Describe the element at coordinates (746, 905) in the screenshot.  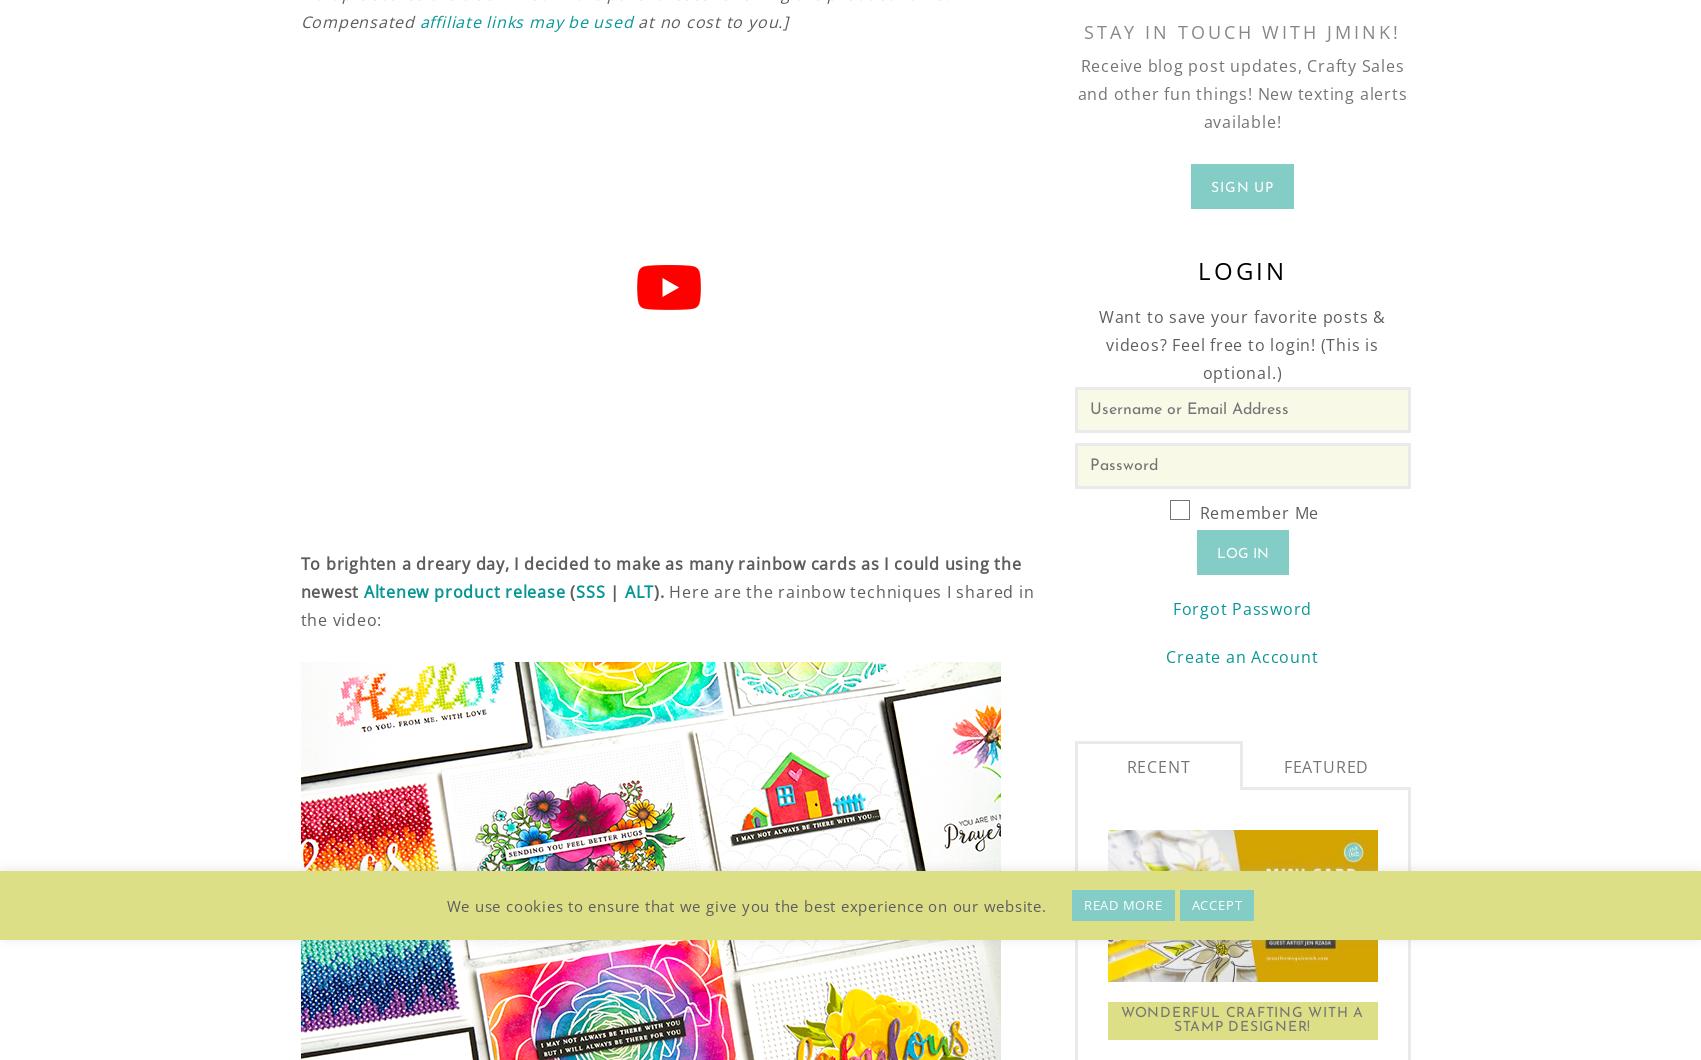
I see `'We use cookies to ensure that we give you the best experience on our website.'` at that location.